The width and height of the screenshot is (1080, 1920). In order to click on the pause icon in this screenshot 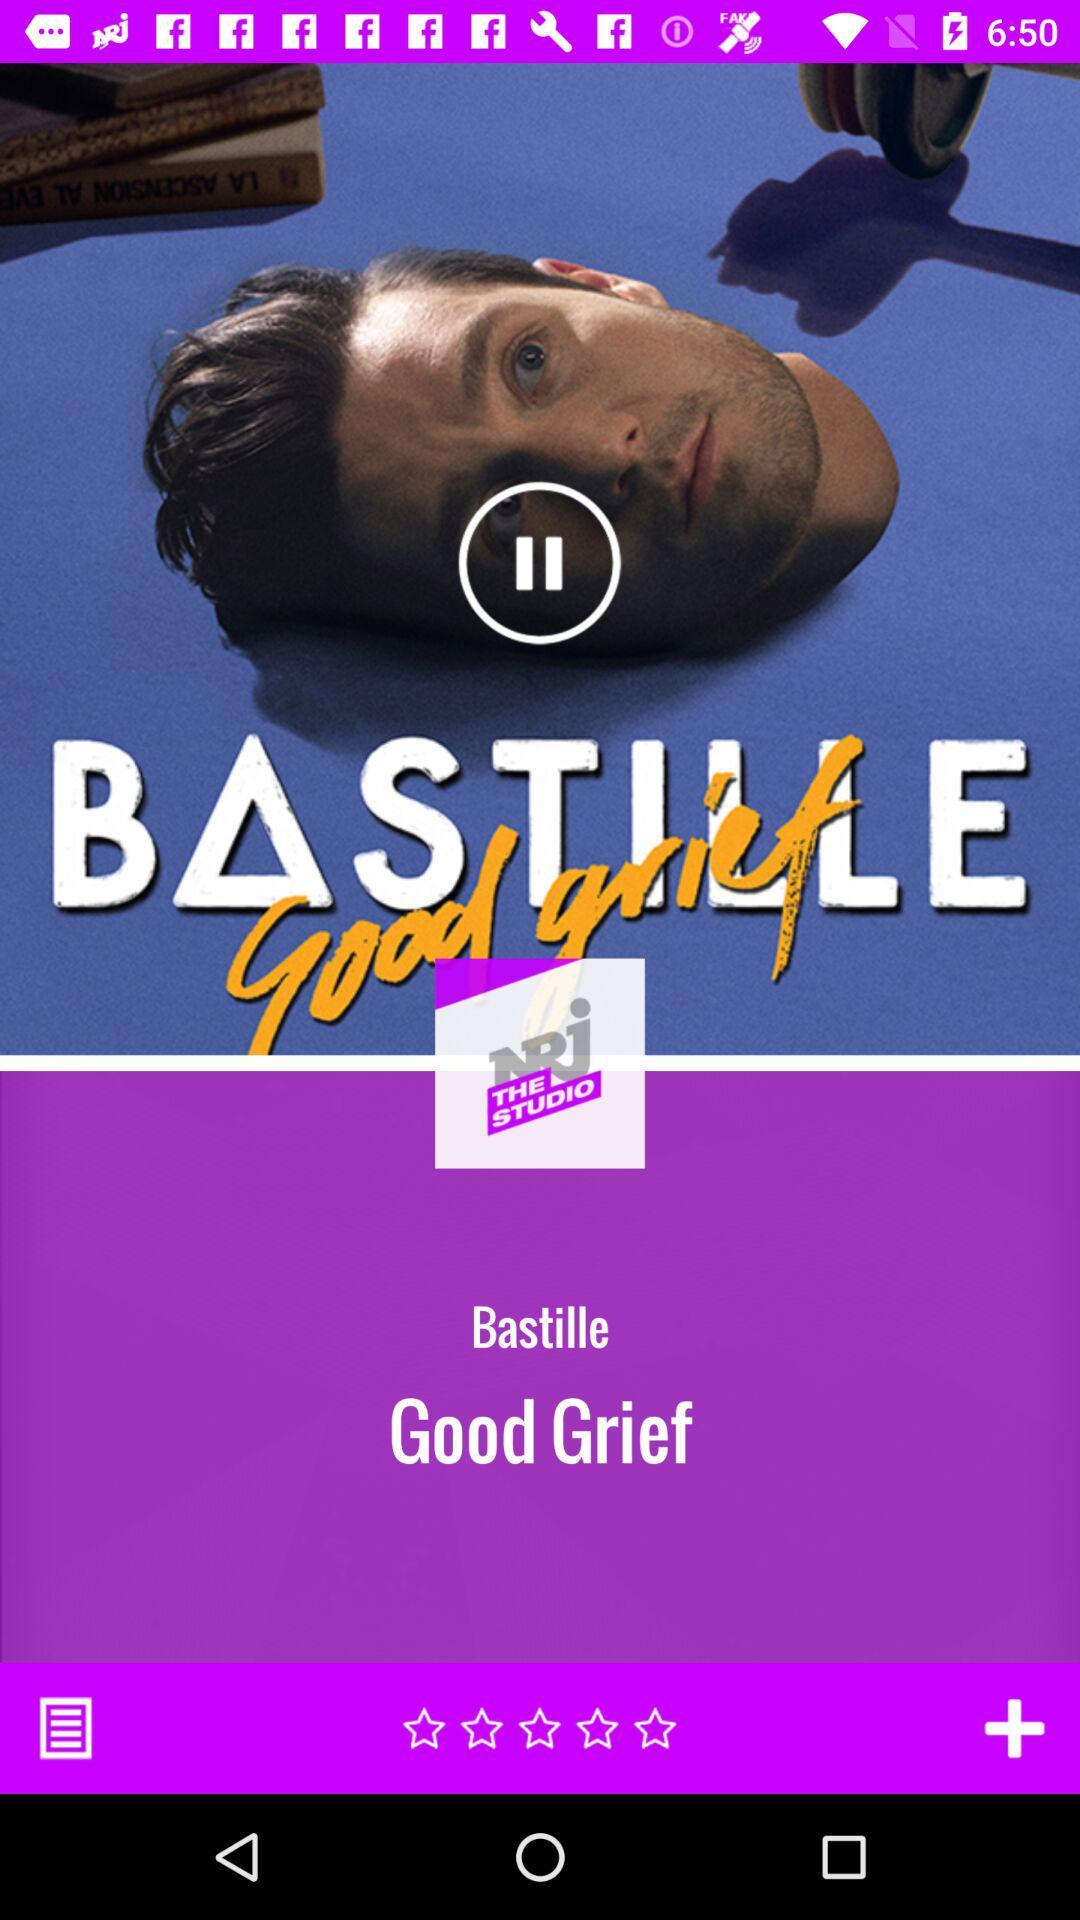, I will do `click(538, 561)`.